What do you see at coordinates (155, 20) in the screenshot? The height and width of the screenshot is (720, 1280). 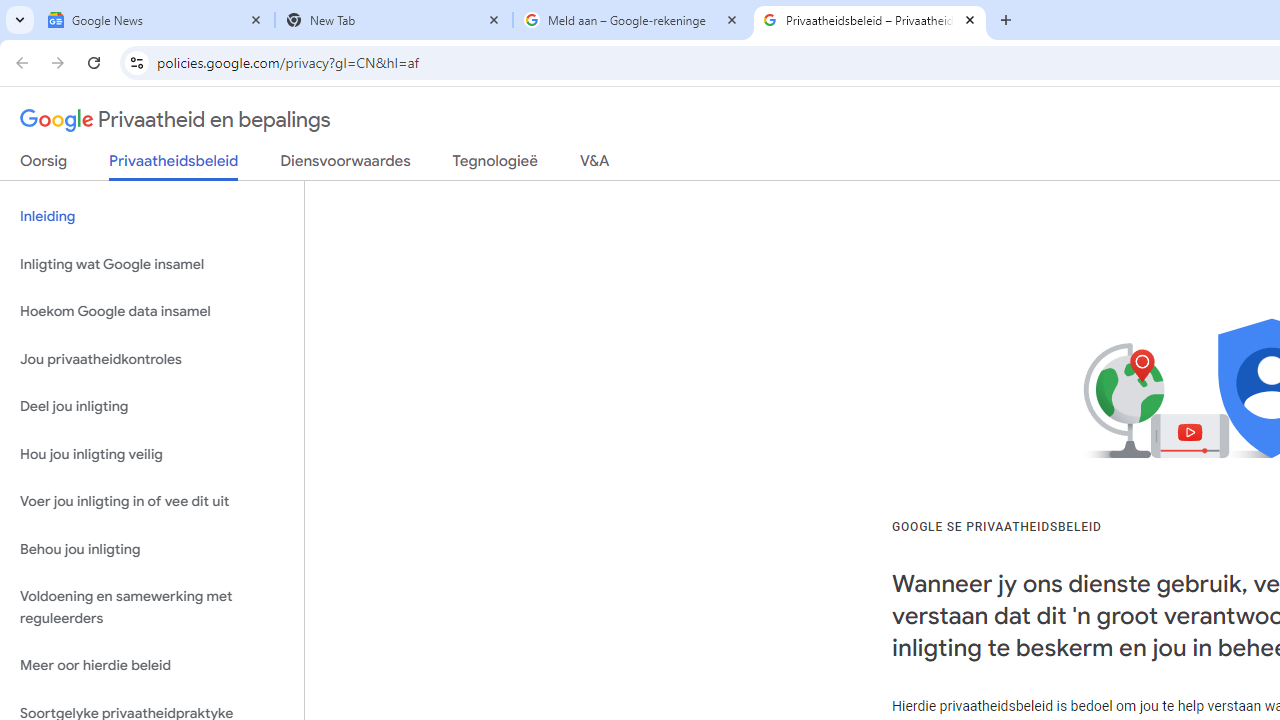 I see `'Google News'` at bounding box center [155, 20].